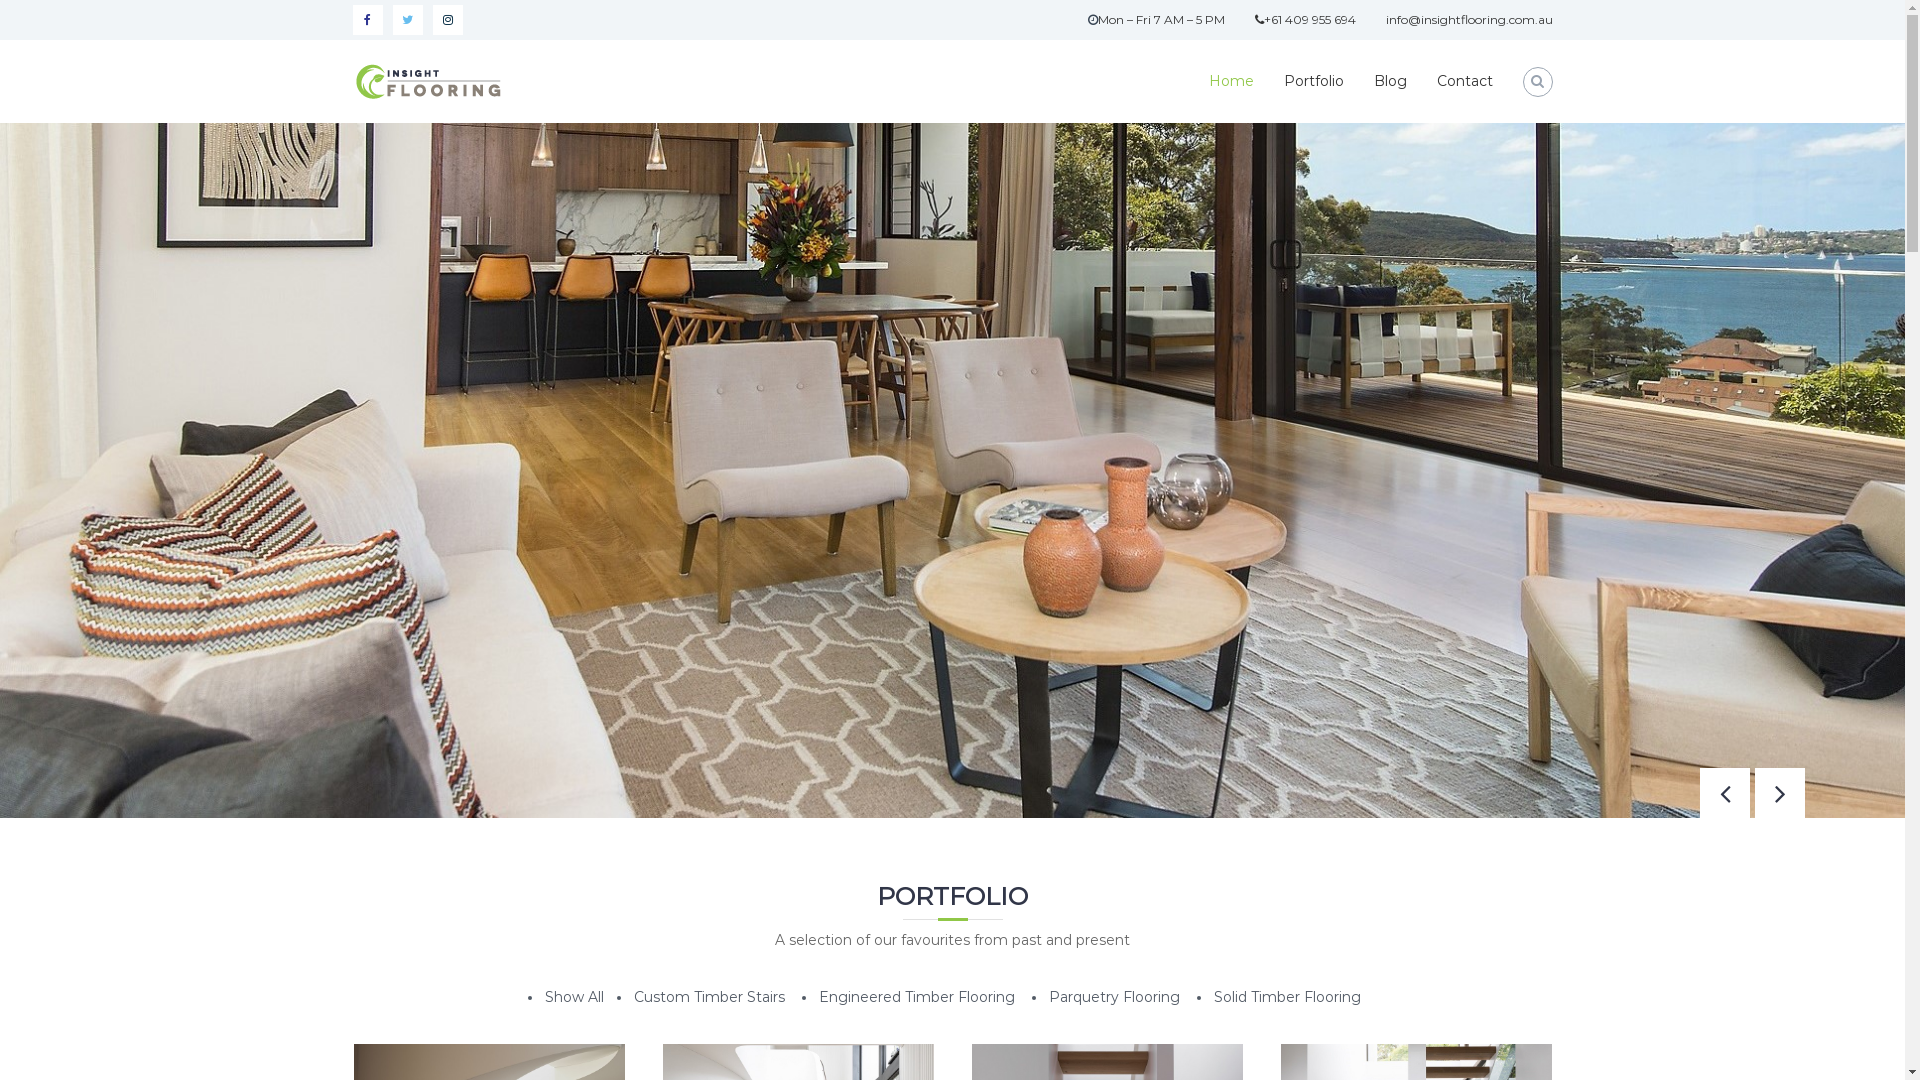 The height and width of the screenshot is (1080, 1920). Describe the element at coordinates (1229, 80) in the screenshot. I see `'Home'` at that location.